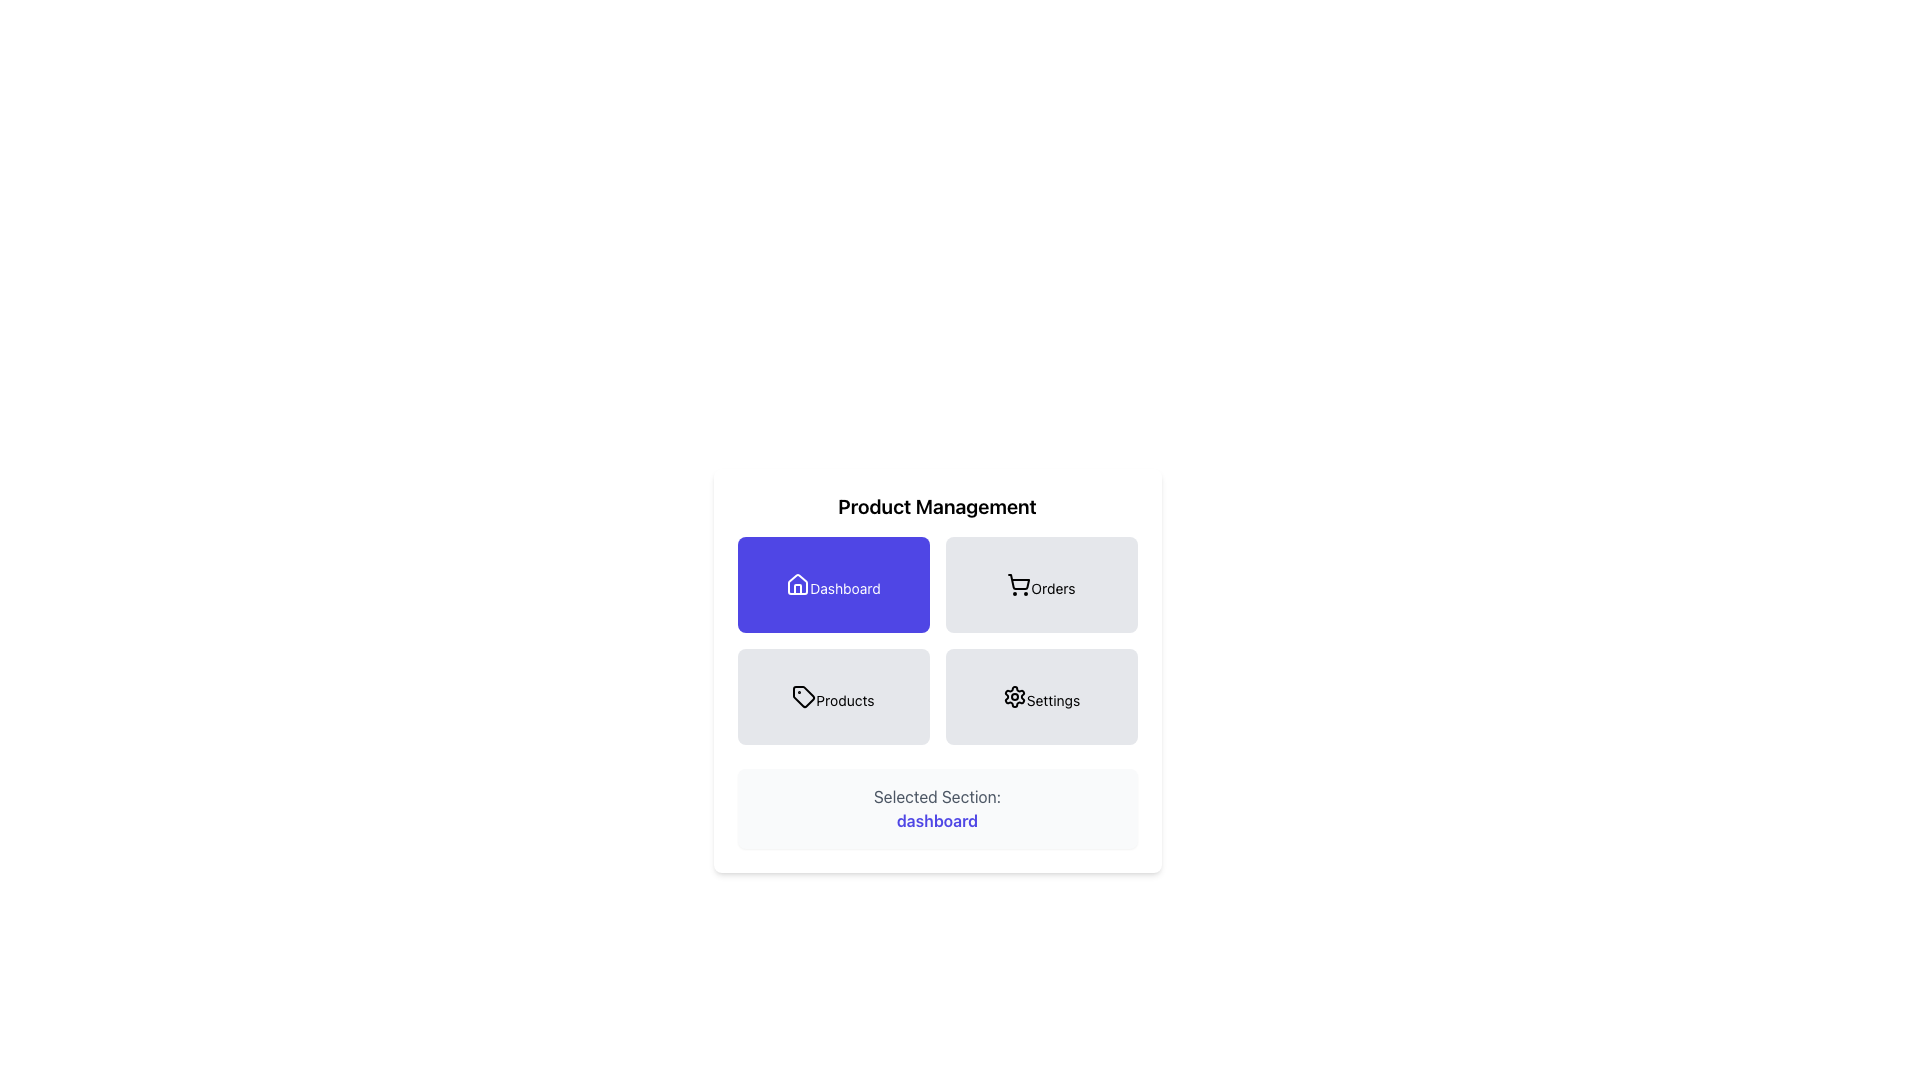 This screenshot has width=1920, height=1080. I want to click on the gear icon within the 'Settings' button located in the bottom-right corner of the layout, so click(1014, 696).